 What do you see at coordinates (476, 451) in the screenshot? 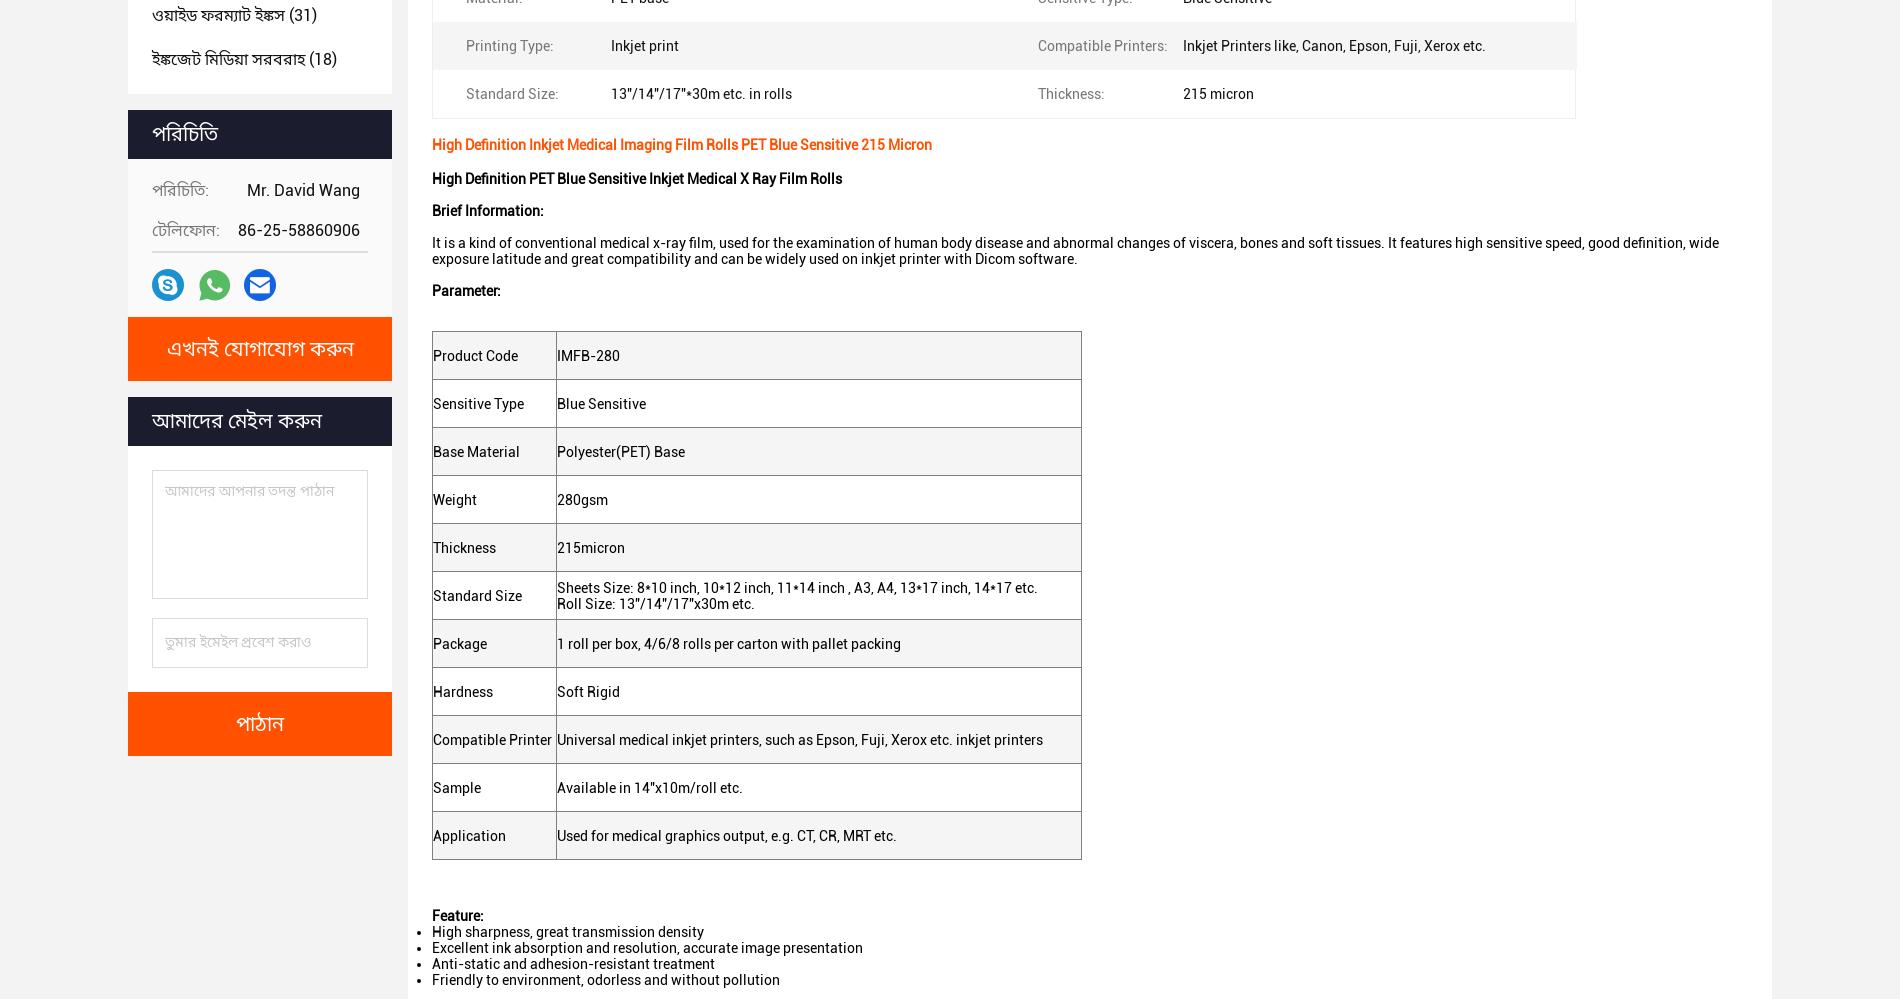
I see `'Base Material'` at bounding box center [476, 451].